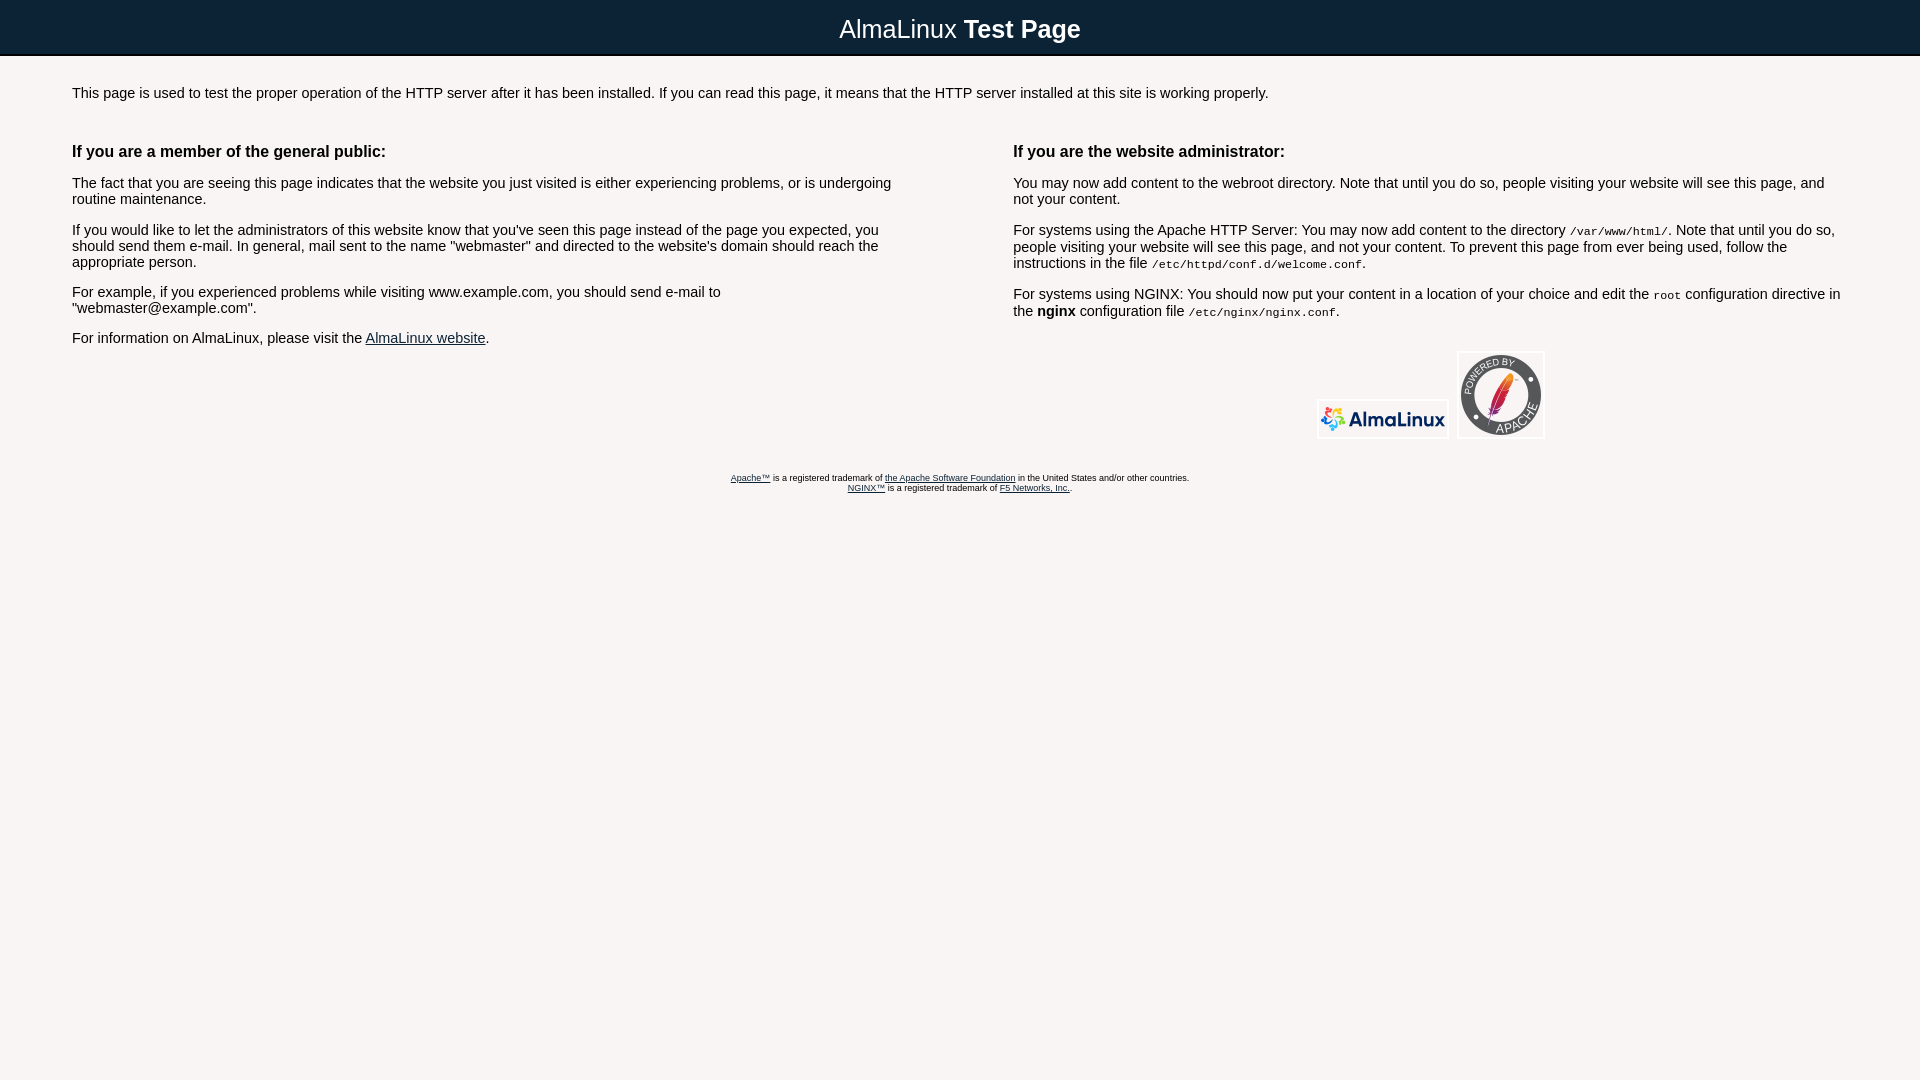 This screenshot has width=1920, height=1080. I want to click on 'F5 Networks, Inc.', so click(999, 488).